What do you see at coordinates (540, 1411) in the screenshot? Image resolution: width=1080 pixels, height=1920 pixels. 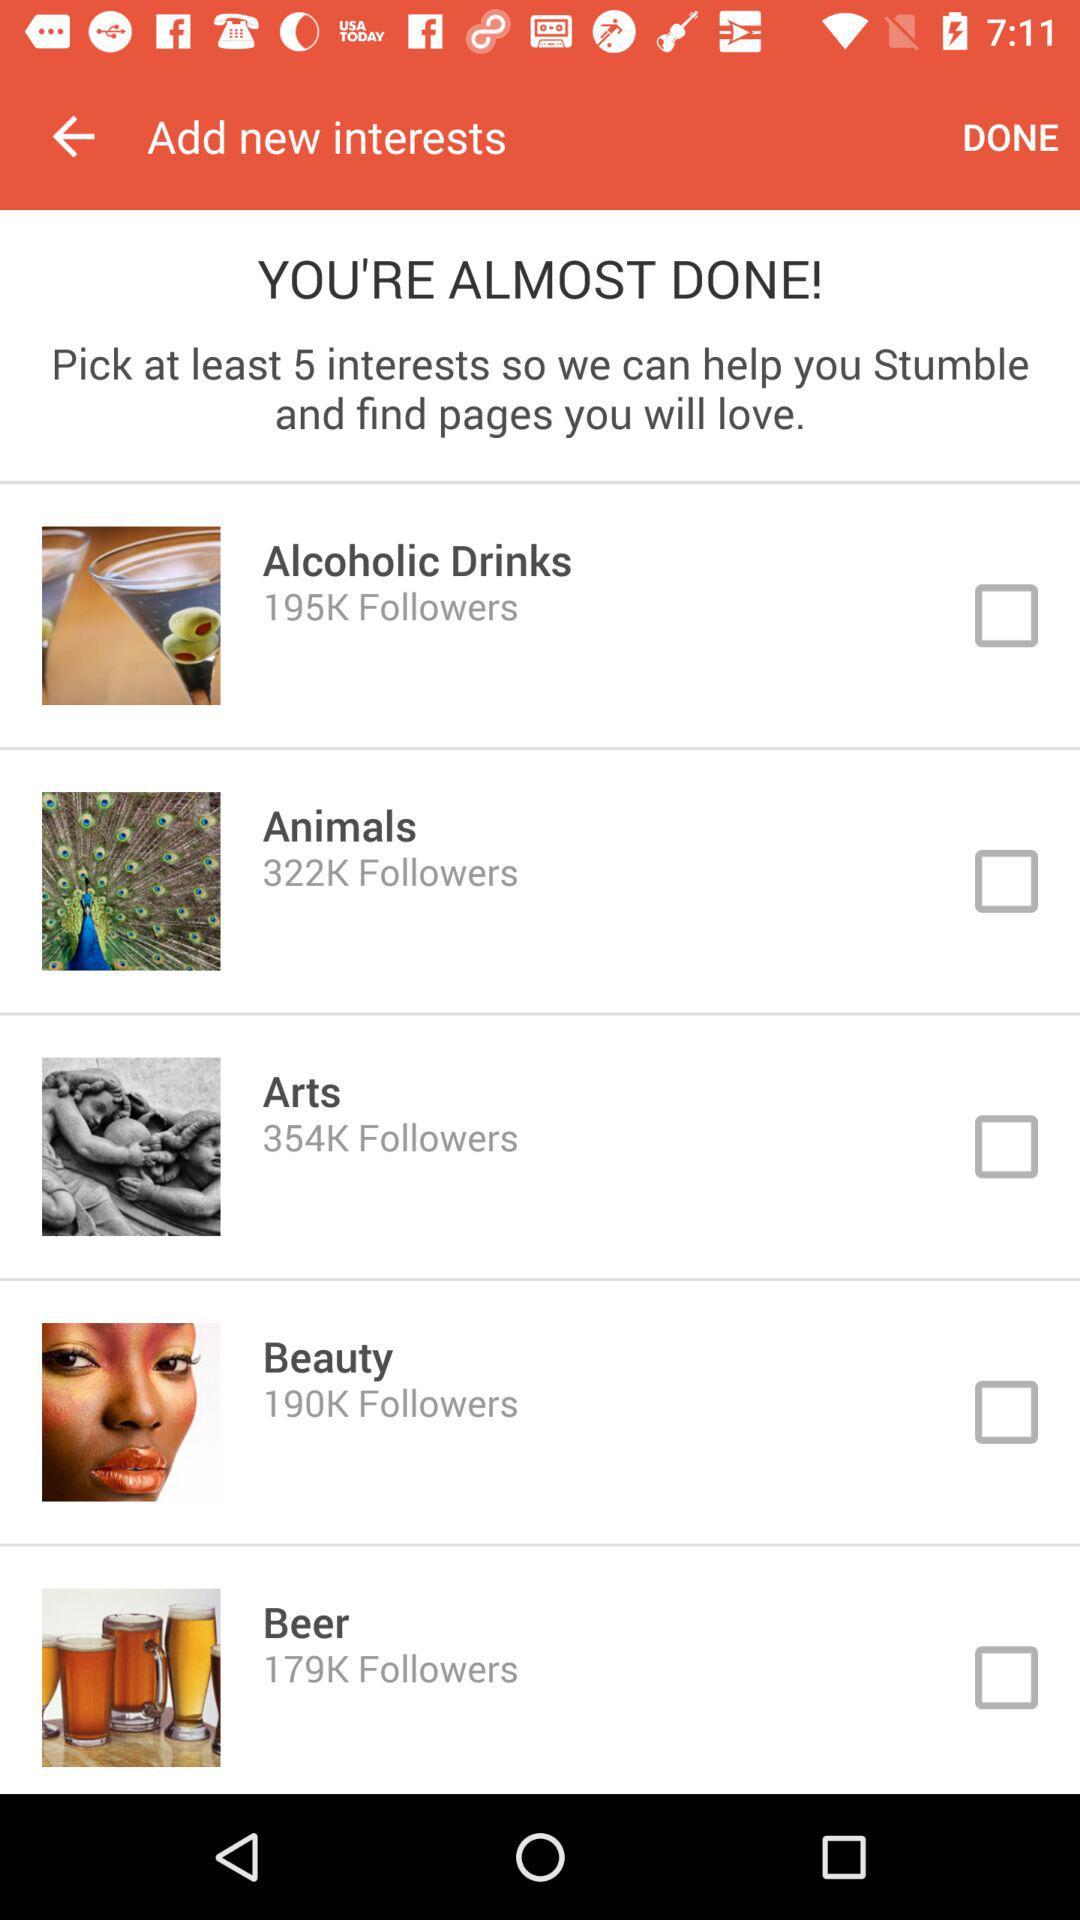 I see `option button` at bounding box center [540, 1411].